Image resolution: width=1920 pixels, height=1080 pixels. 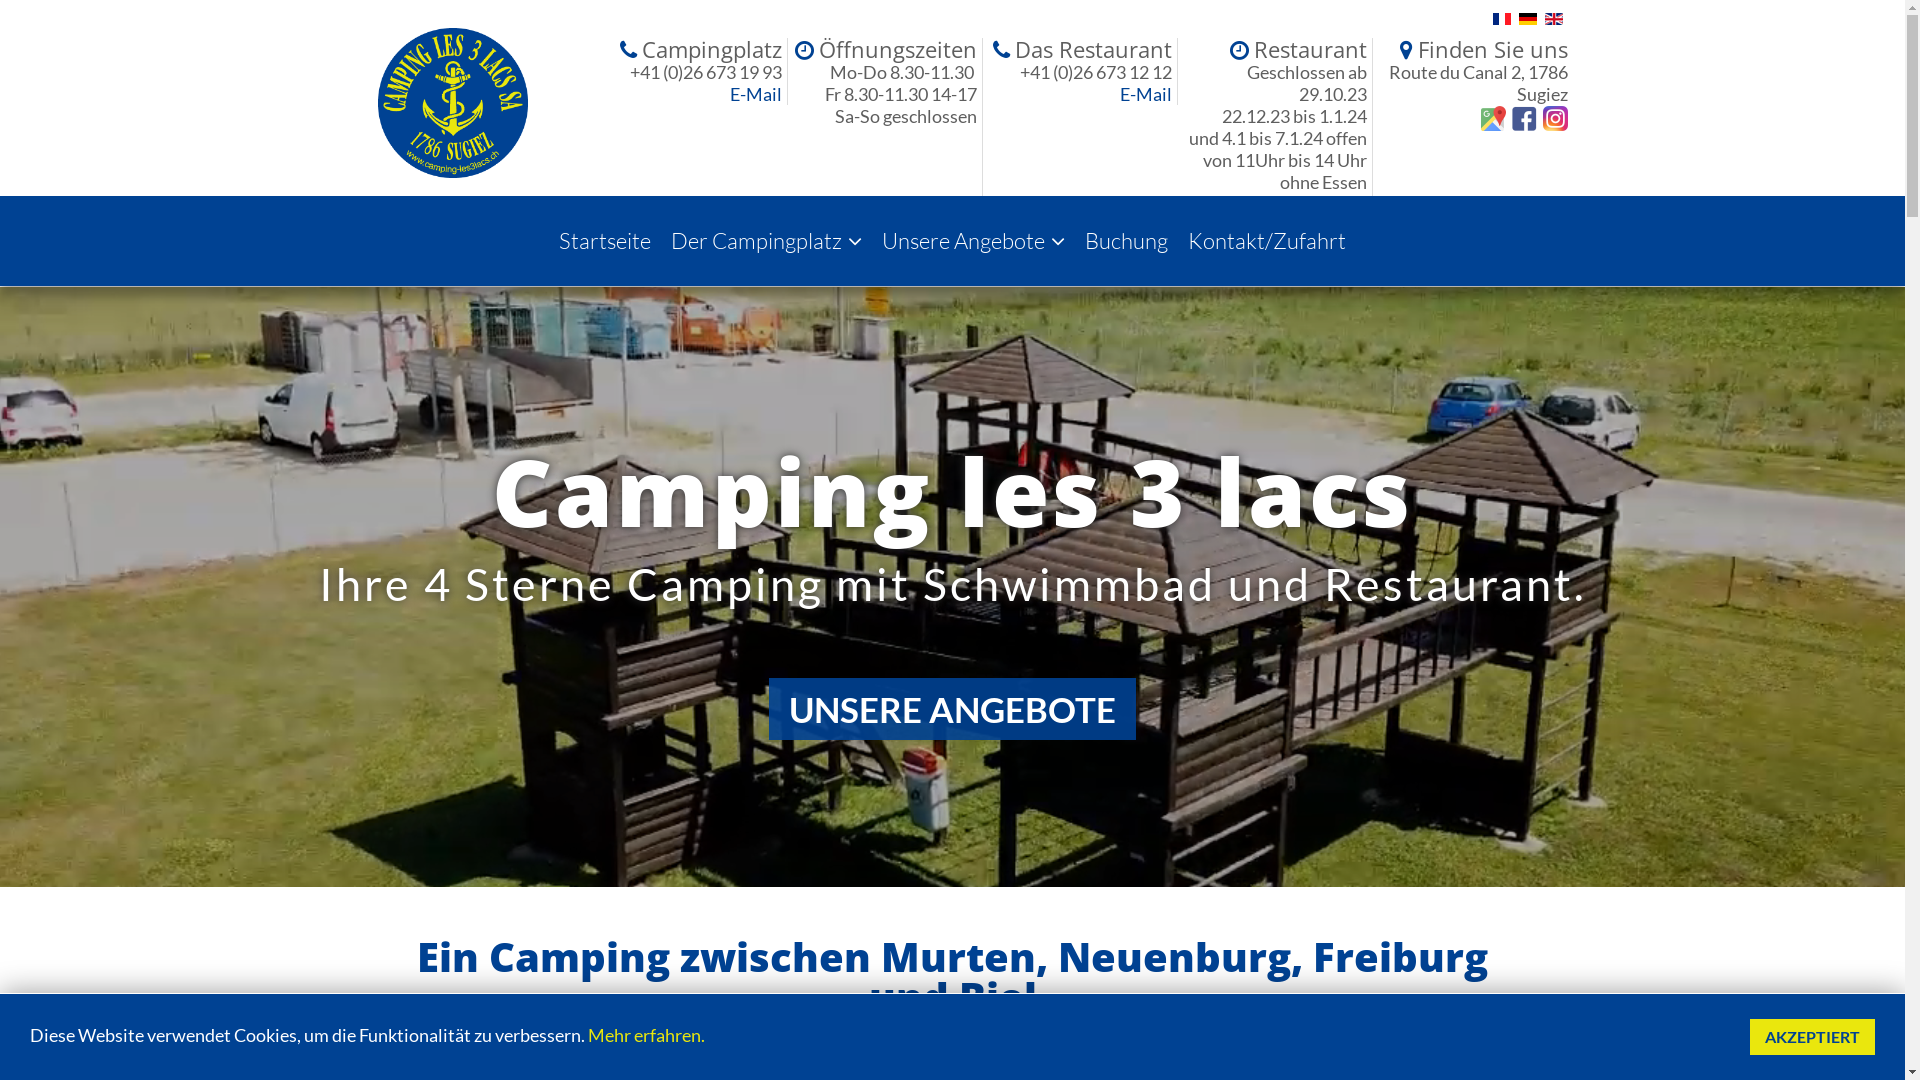 What do you see at coordinates (1535, 115) in the screenshot?
I see `'  '` at bounding box center [1535, 115].